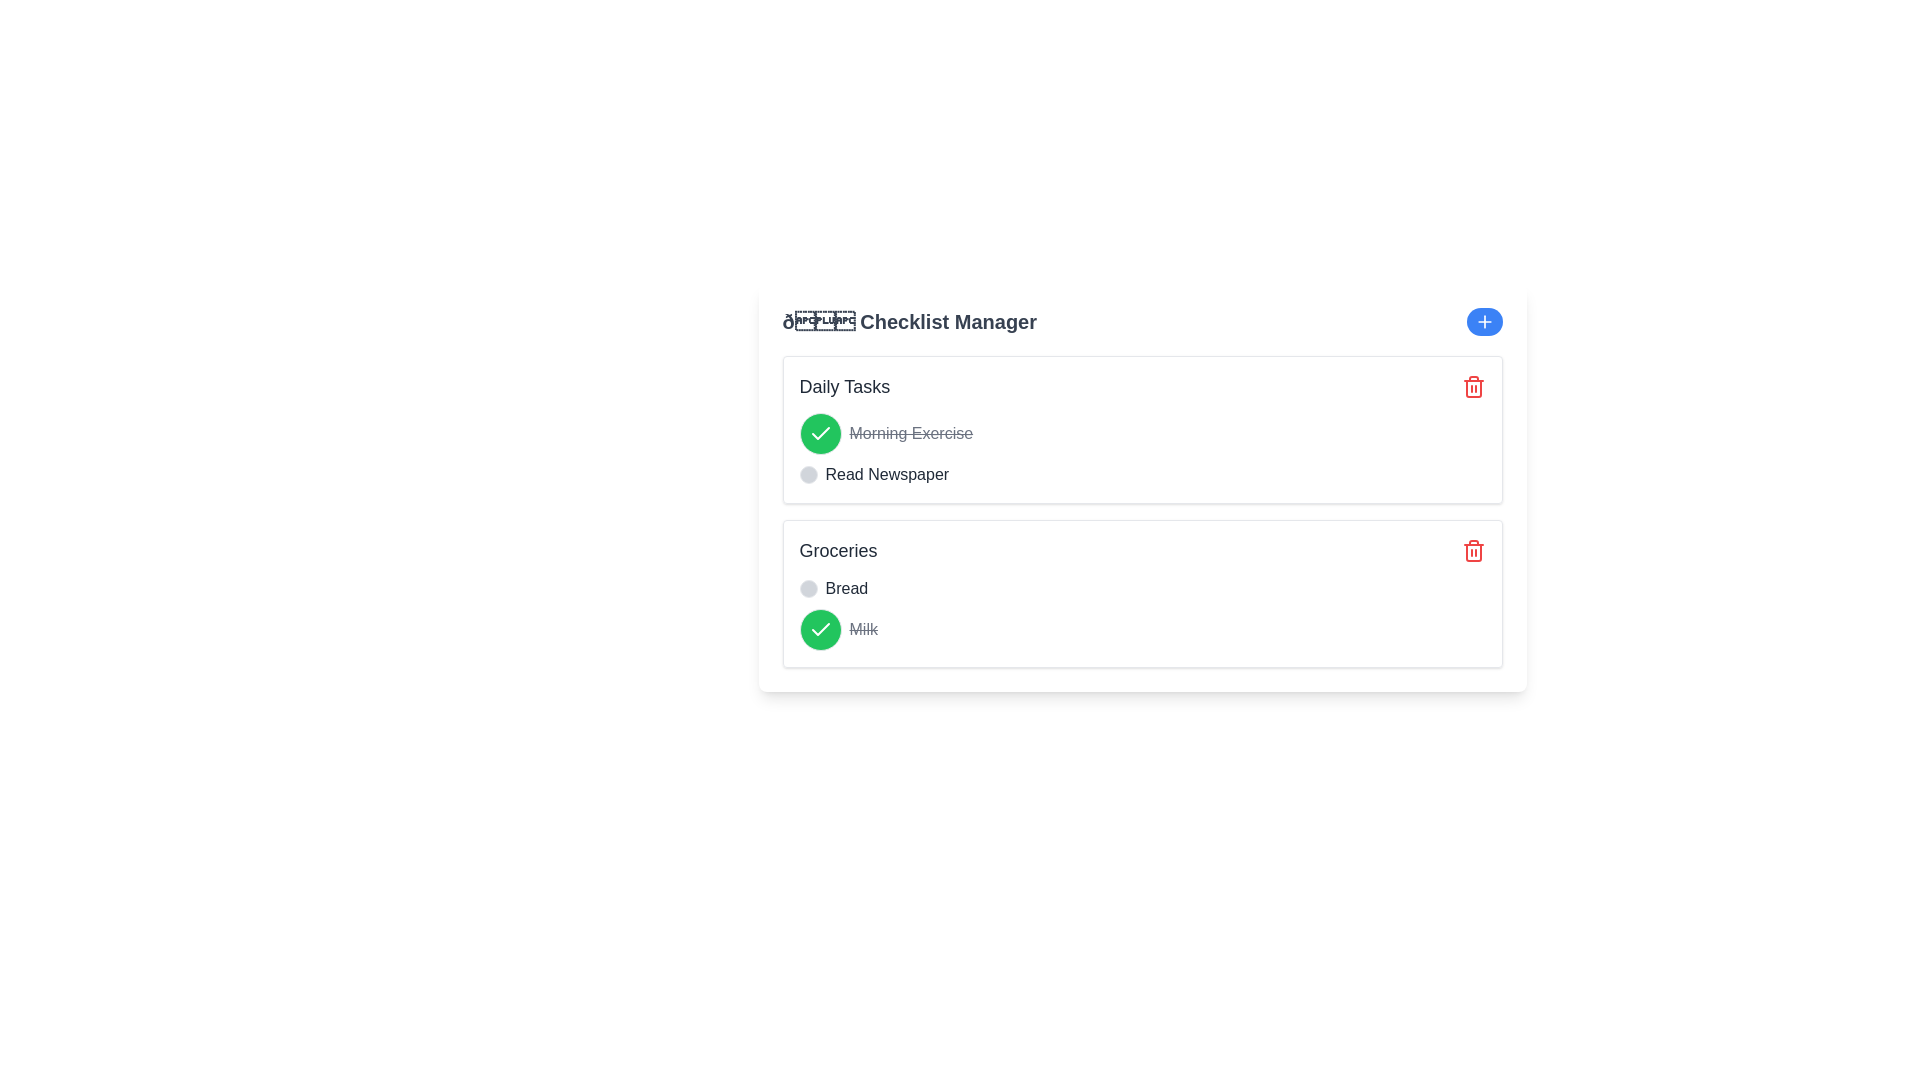 The image size is (1920, 1080). What do you see at coordinates (1142, 588) in the screenshot?
I see `the status indicator of the 'Bread' list item in the groceries list` at bounding box center [1142, 588].